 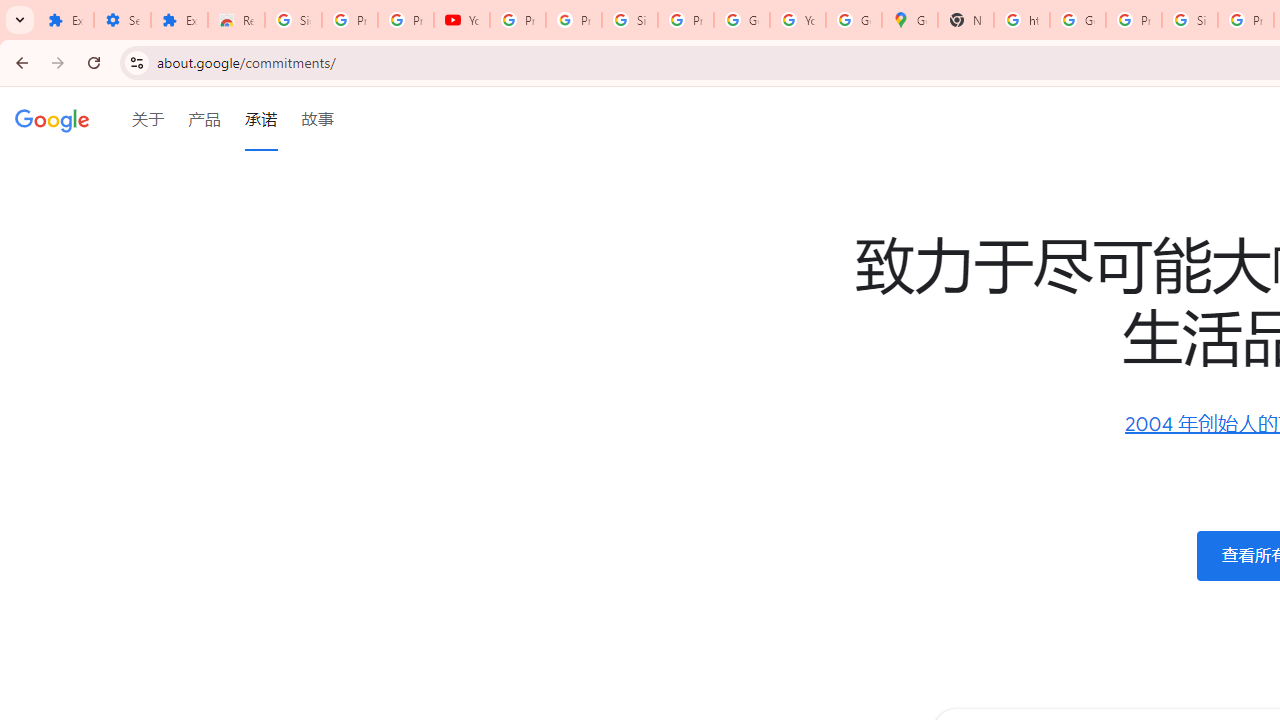 What do you see at coordinates (966, 20) in the screenshot?
I see `'New Tab'` at bounding box center [966, 20].